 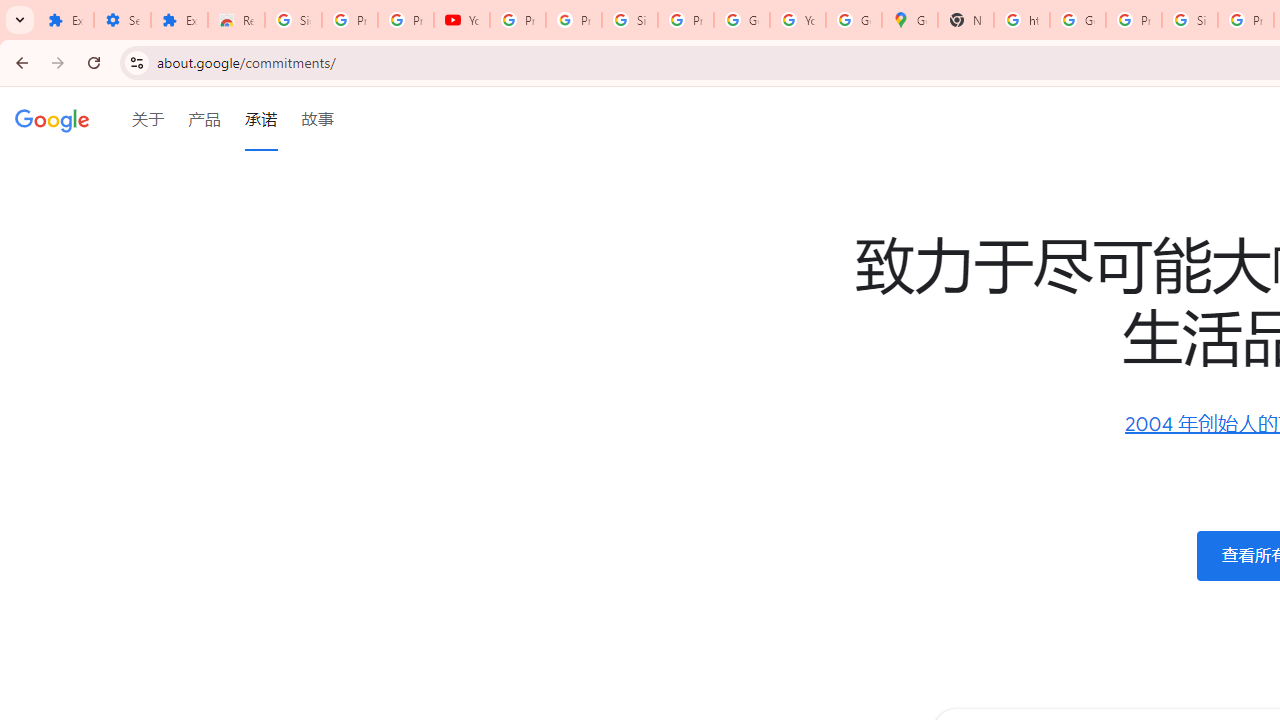 What do you see at coordinates (966, 20) in the screenshot?
I see `'New Tab'` at bounding box center [966, 20].